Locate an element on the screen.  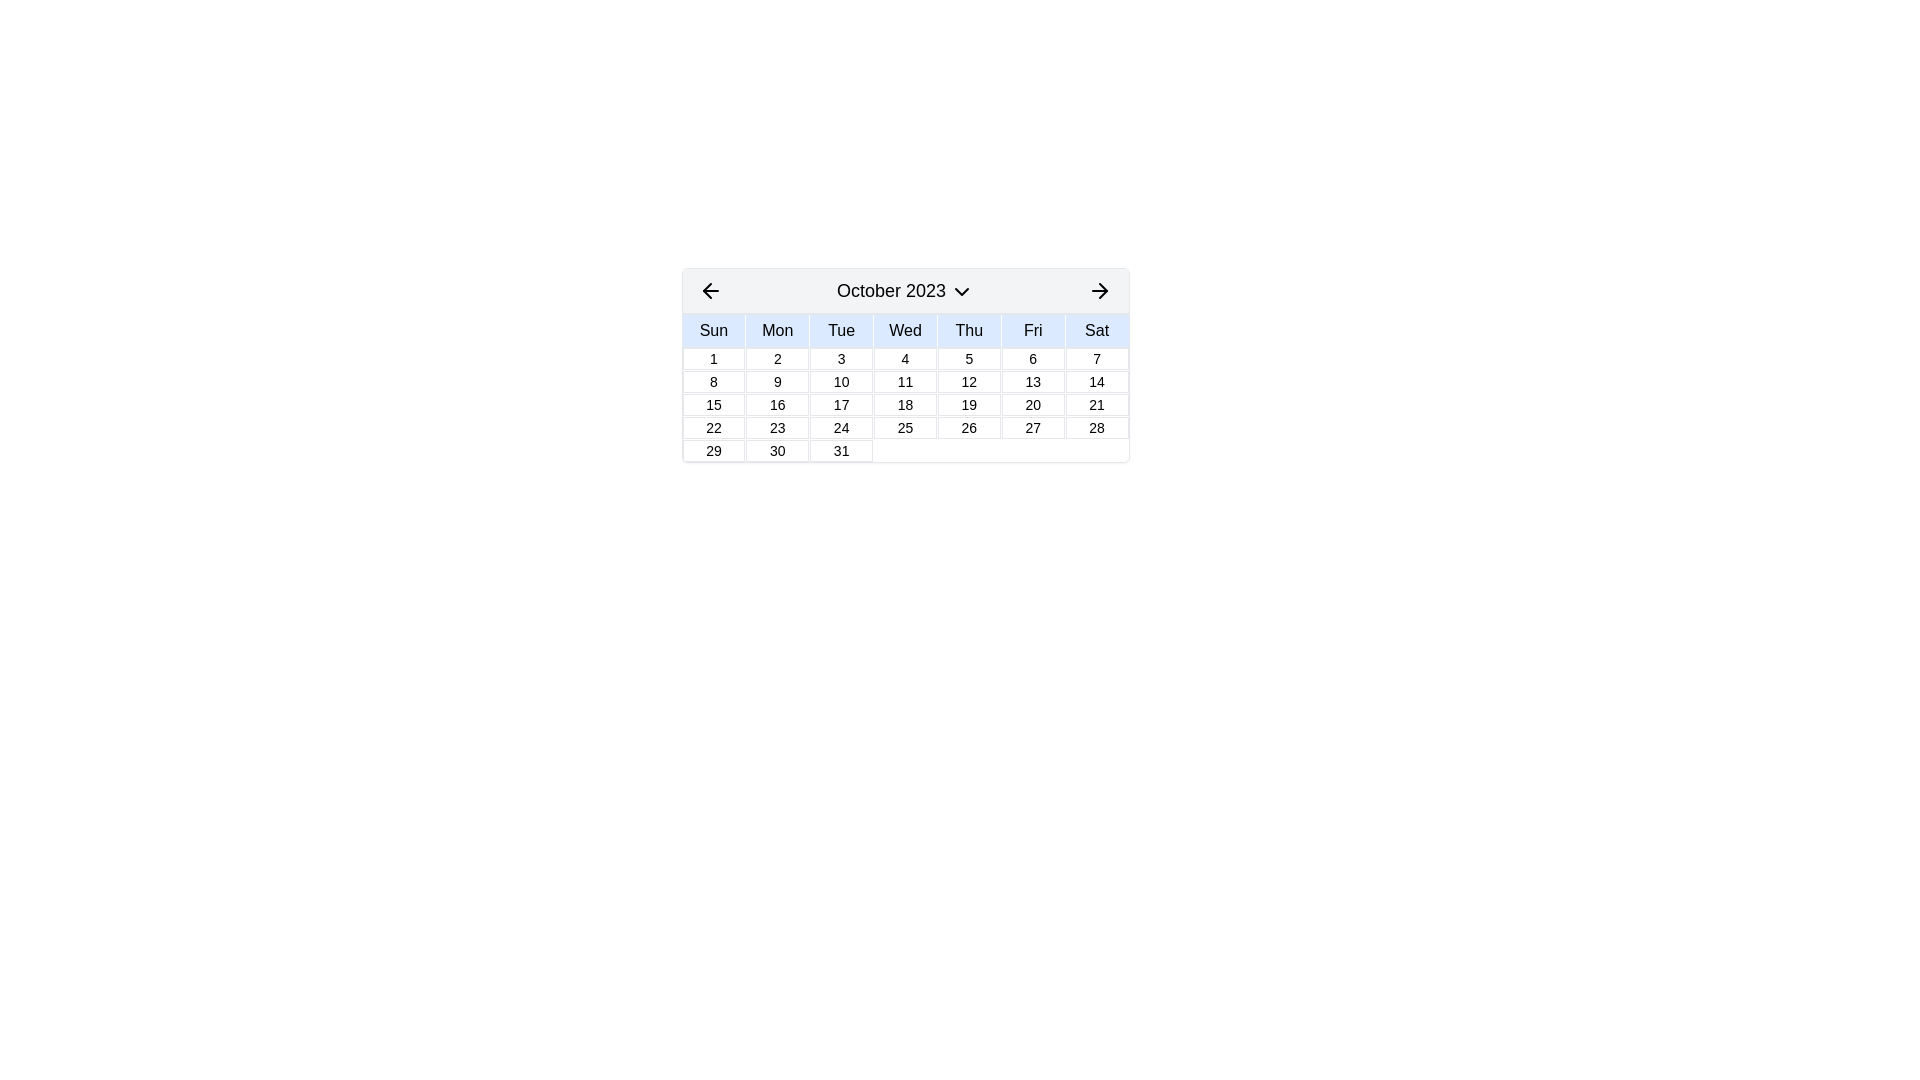
the right arrow button located to the far right of the navigation header, adjacent to the text 'October 2023' is located at coordinates (1099, 290).